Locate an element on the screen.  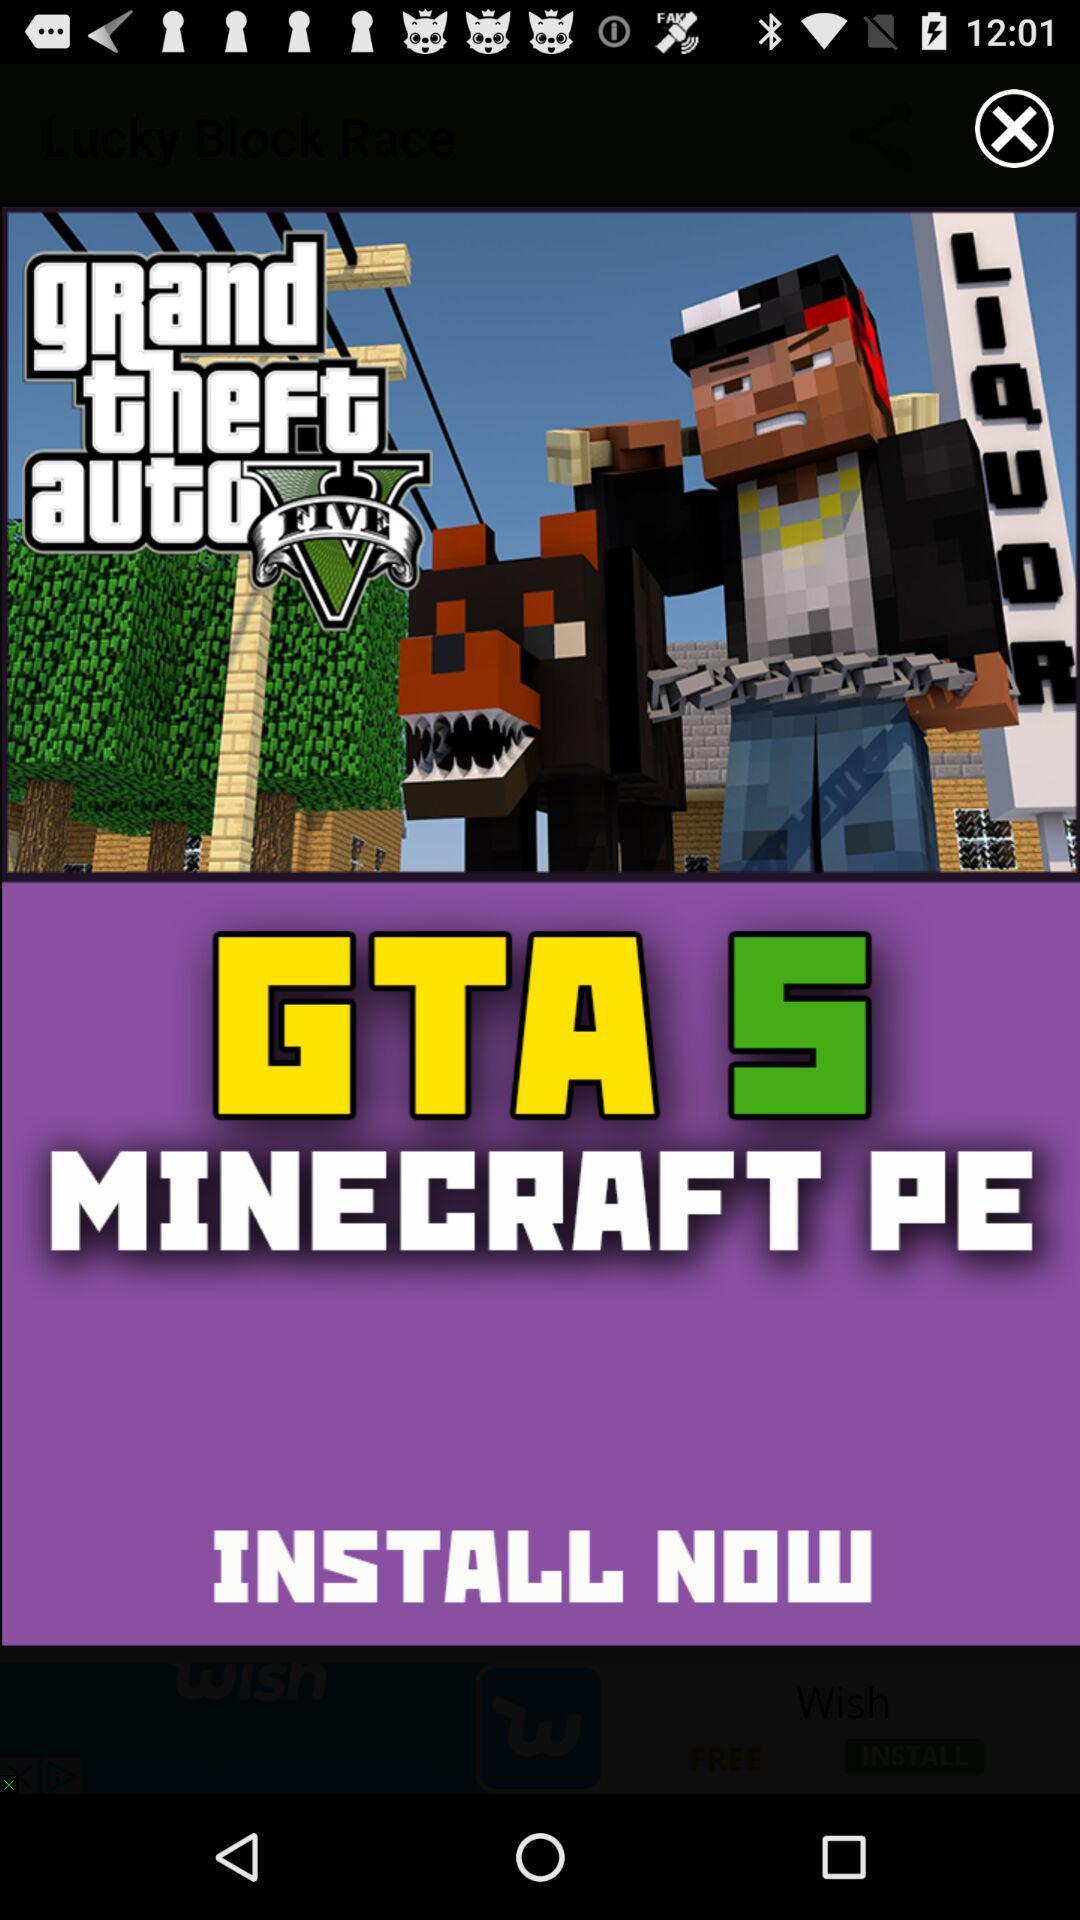
the close icon is located at coordinates (1014, 136).